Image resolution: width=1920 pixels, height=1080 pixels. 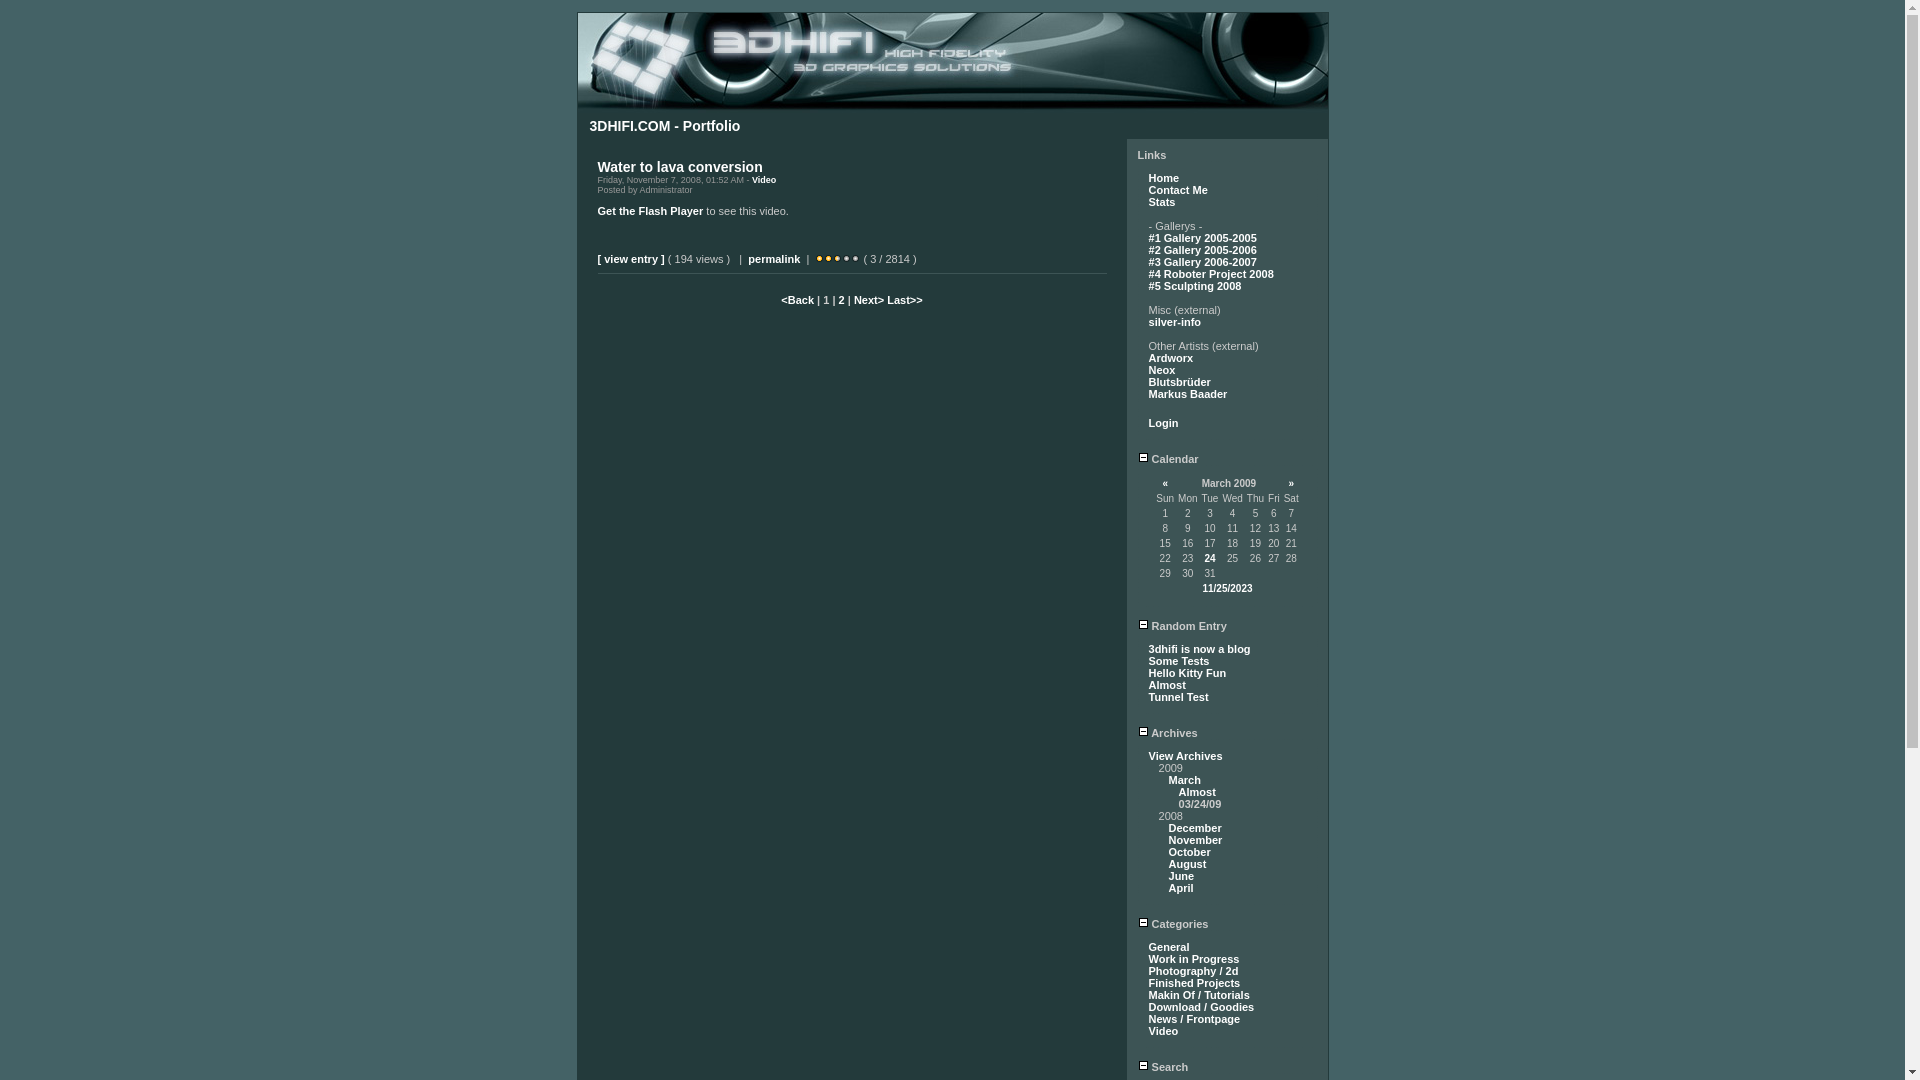 What do you see at coordinates (1203, 558) in the screenshot?
I see `'24'` at bounding box center [1203, 558].